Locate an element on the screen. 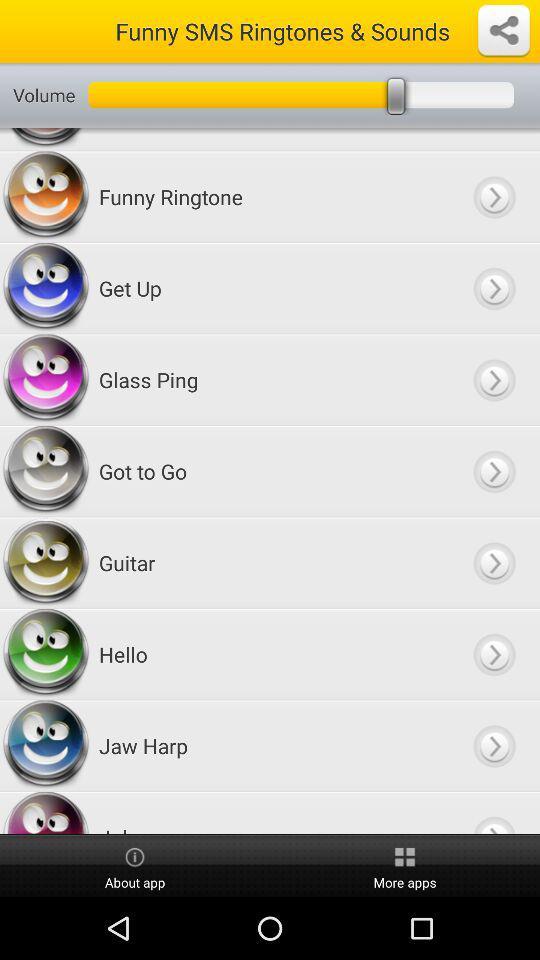 The height and width of the screenshot is (960, 540). ringtone option is located at coordinates (493, 287).